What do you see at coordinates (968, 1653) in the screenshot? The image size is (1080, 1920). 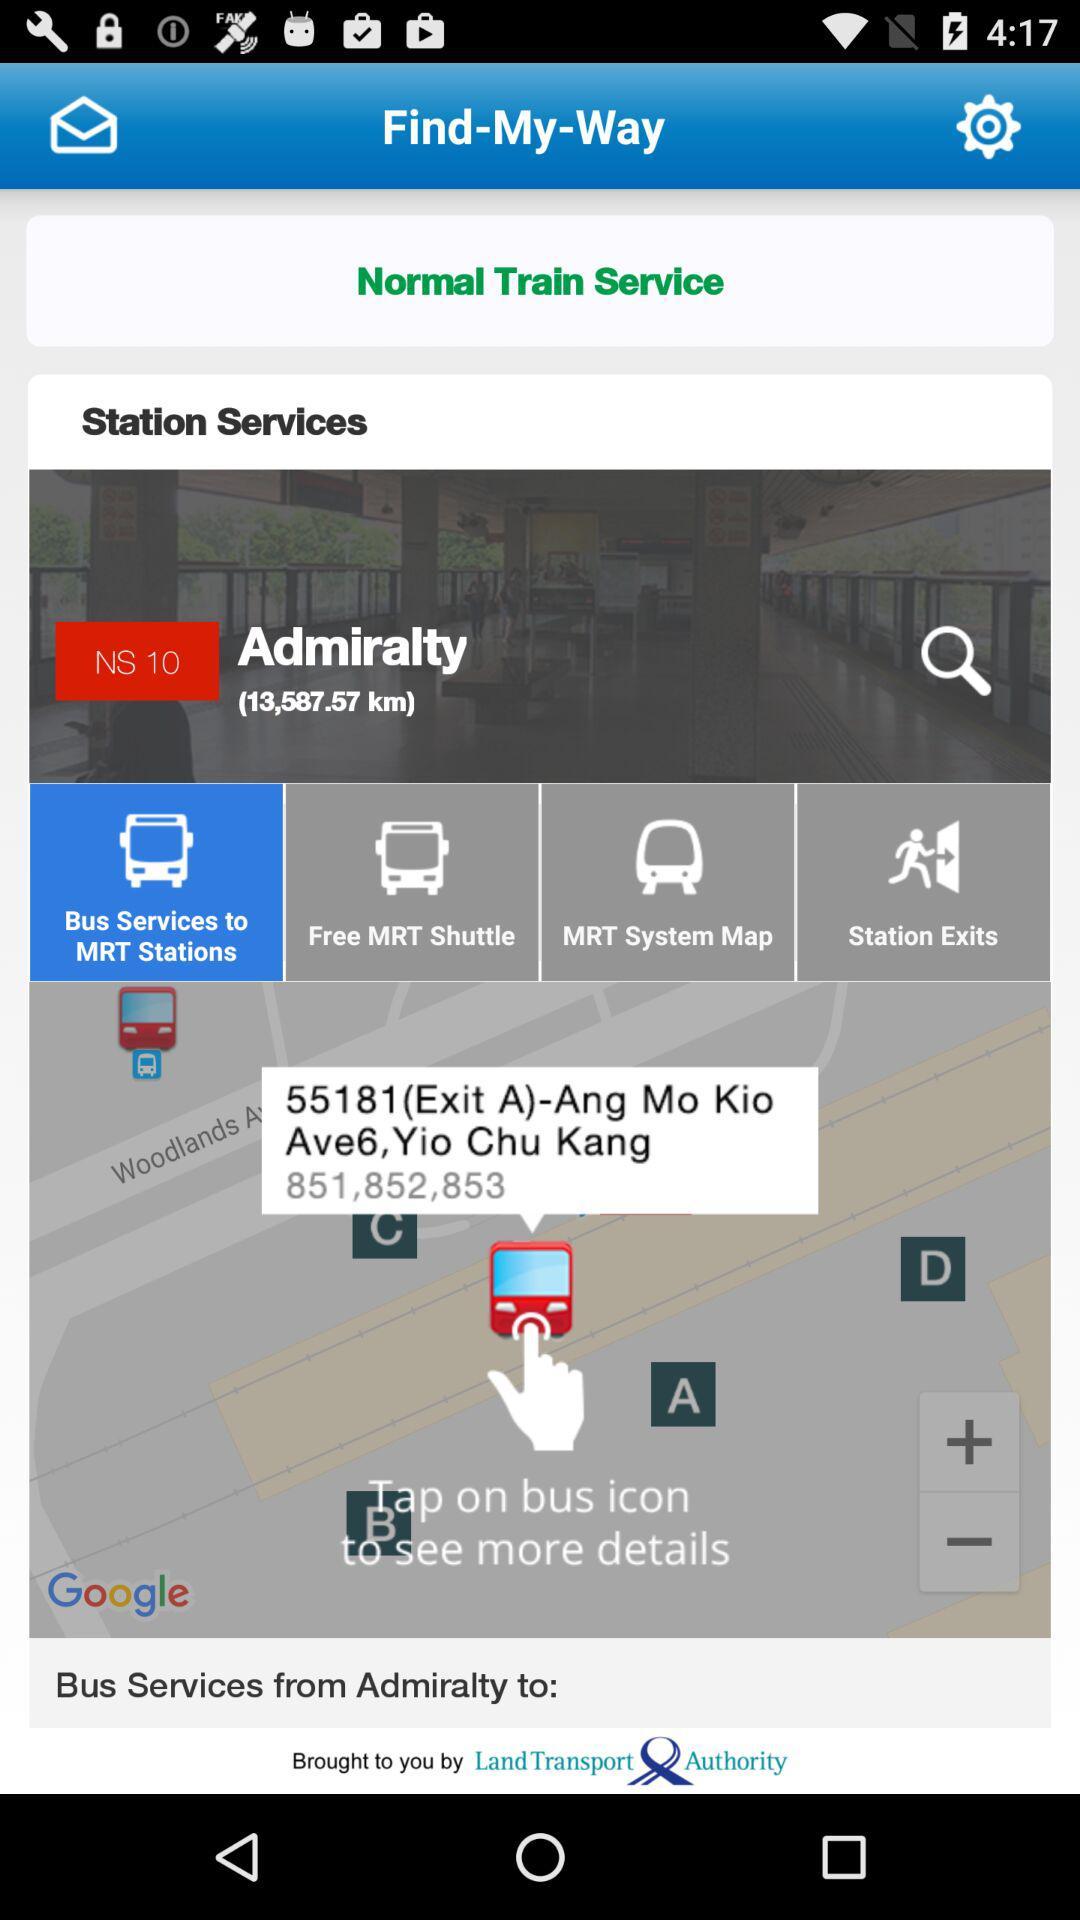 I see `the minus icon` at bounding box center [968, 1653].